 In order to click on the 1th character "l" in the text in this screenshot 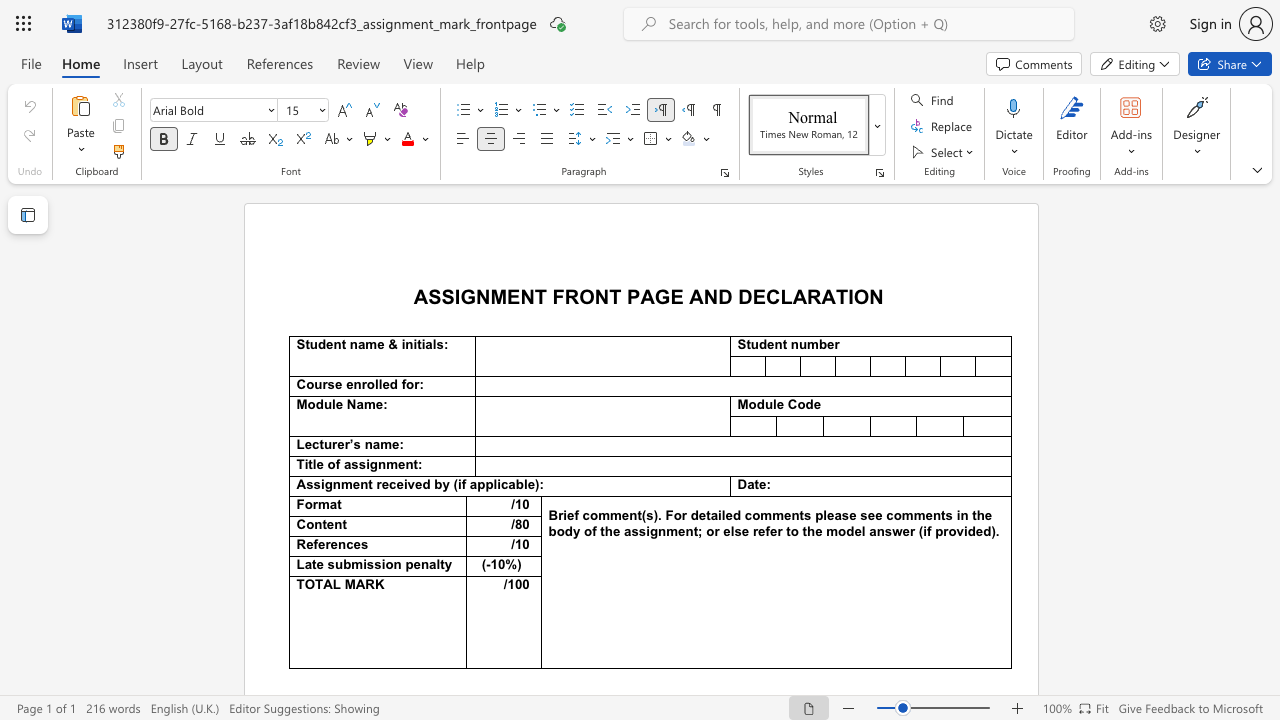, I will do `click(333, 405)`.